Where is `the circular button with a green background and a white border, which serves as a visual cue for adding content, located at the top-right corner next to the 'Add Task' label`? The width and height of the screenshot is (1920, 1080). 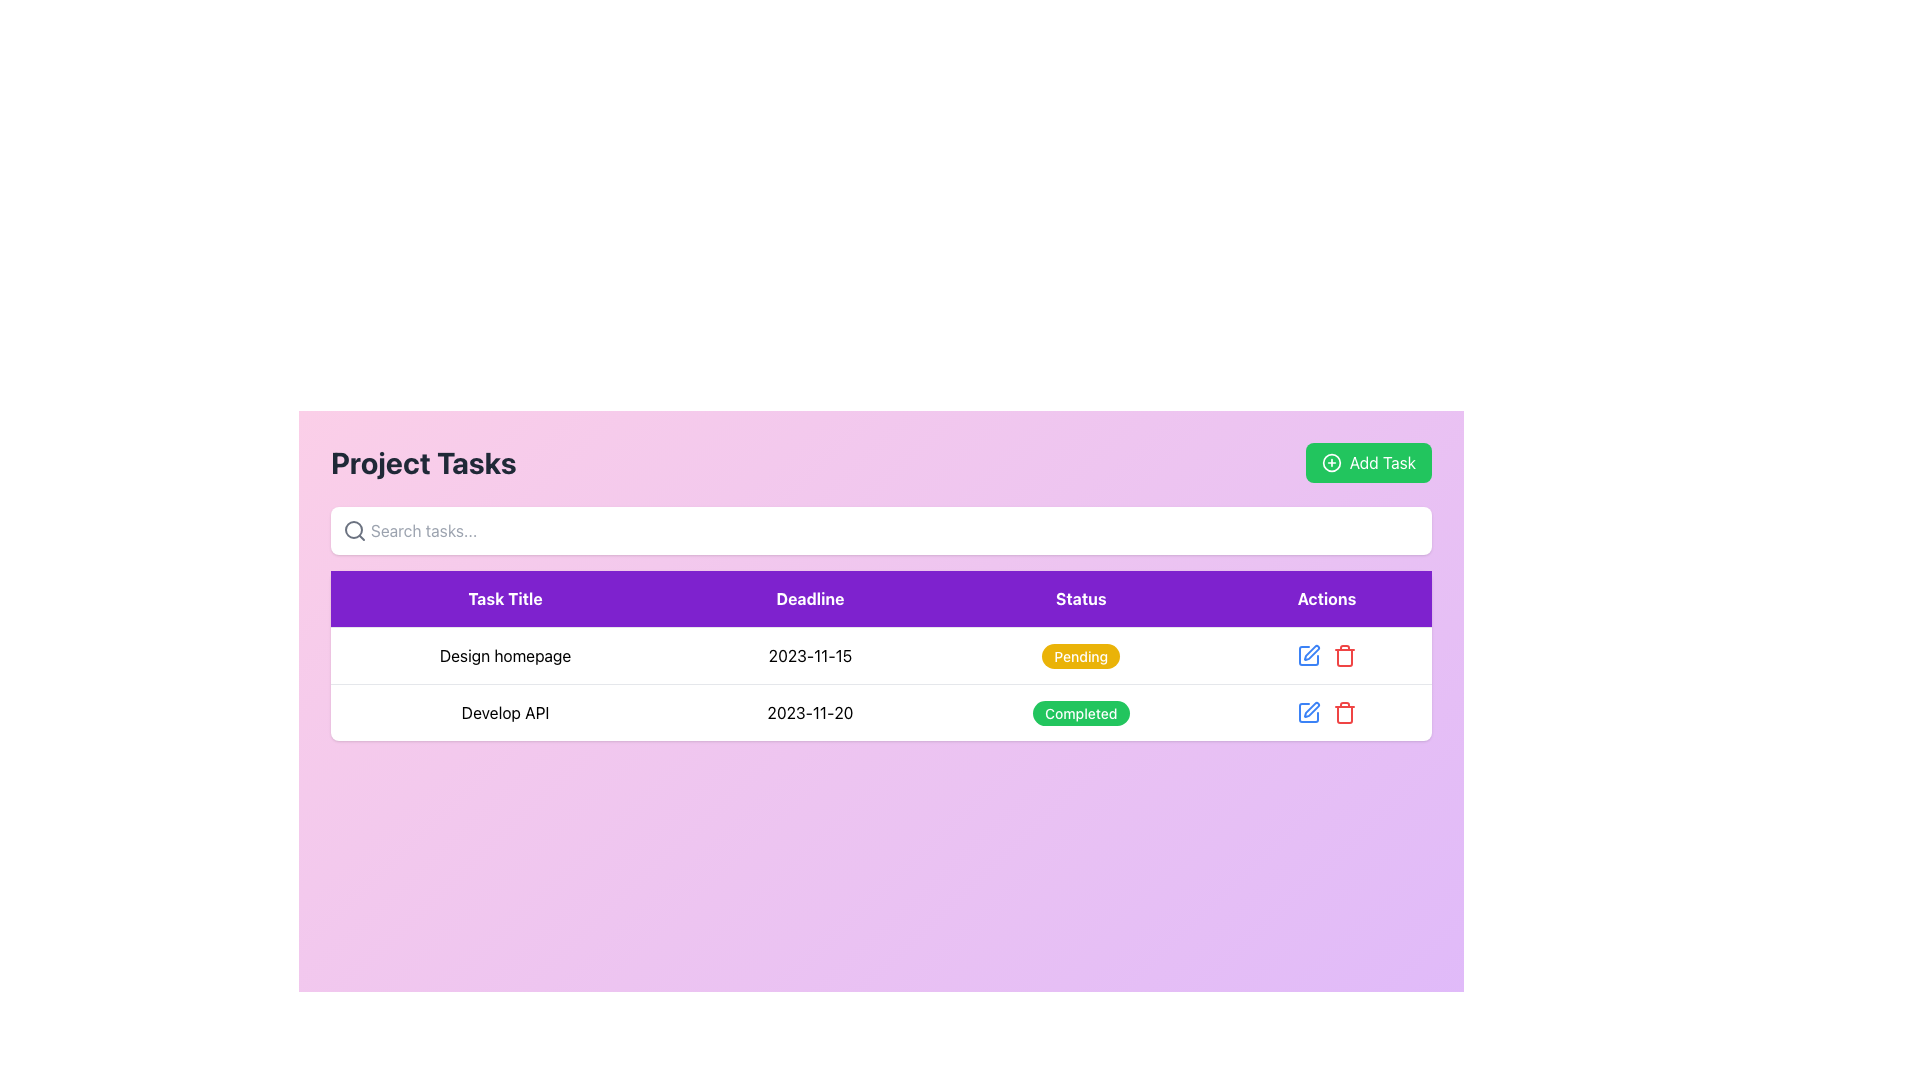
the circular button with a green background and a white border, which serves as a visual cue for adding content, located at the top-right corner next to the 'Add Task' label is located at coordinates (1331, 462).